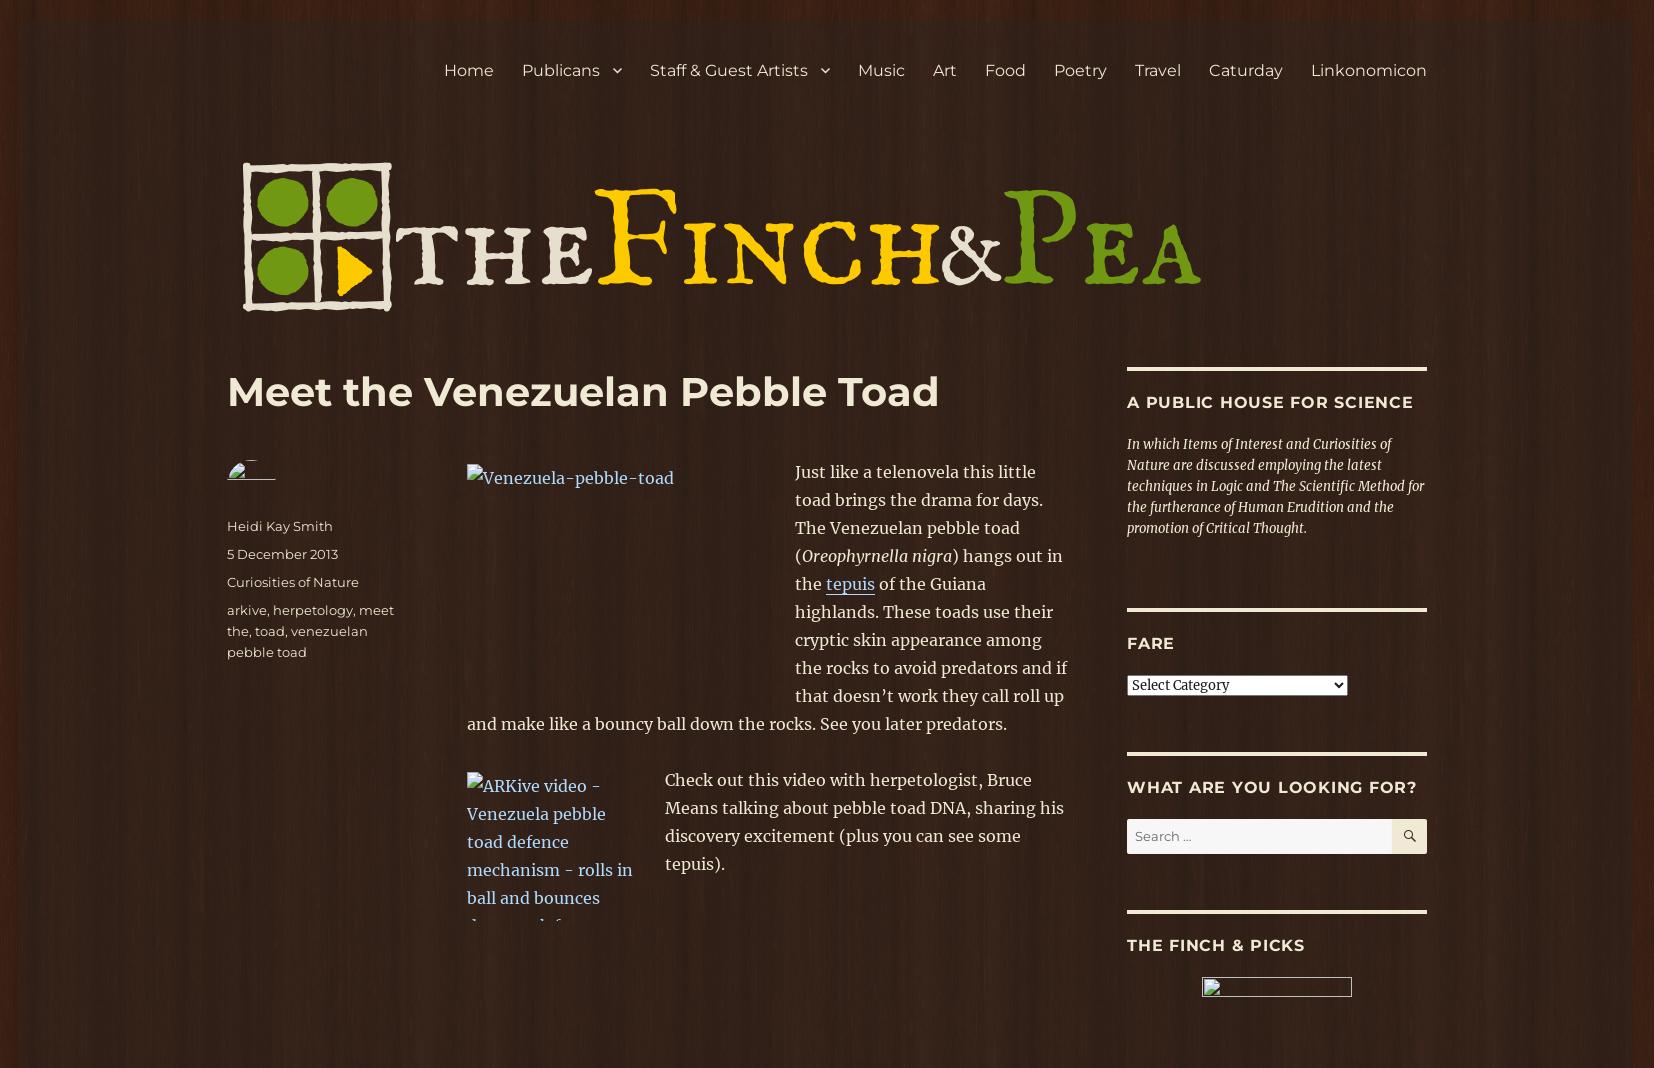  Describe the element at coordinates (268, 629) in the screenshot. I see `'toad'` at that location.